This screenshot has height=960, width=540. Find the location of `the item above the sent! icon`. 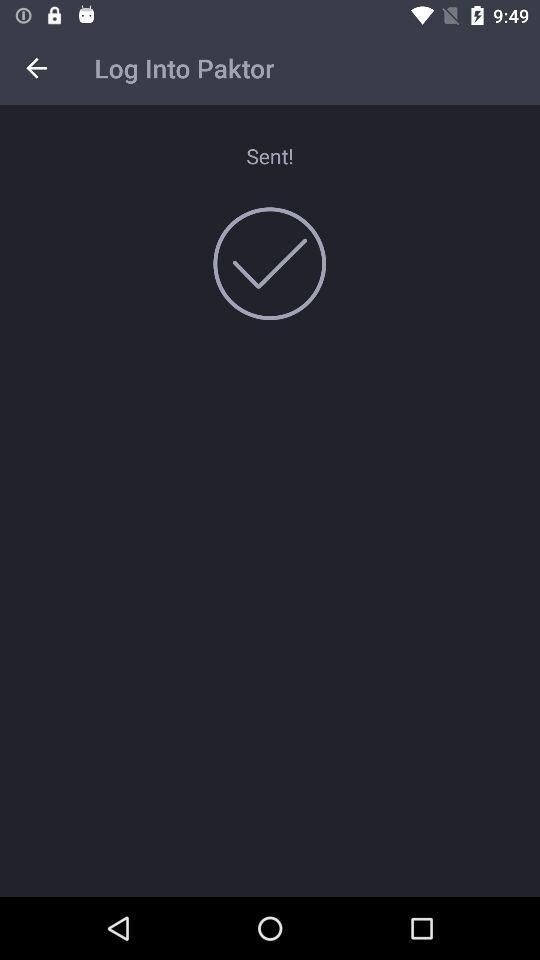

the item above the sent! icon is located at coordinates (36, 68).